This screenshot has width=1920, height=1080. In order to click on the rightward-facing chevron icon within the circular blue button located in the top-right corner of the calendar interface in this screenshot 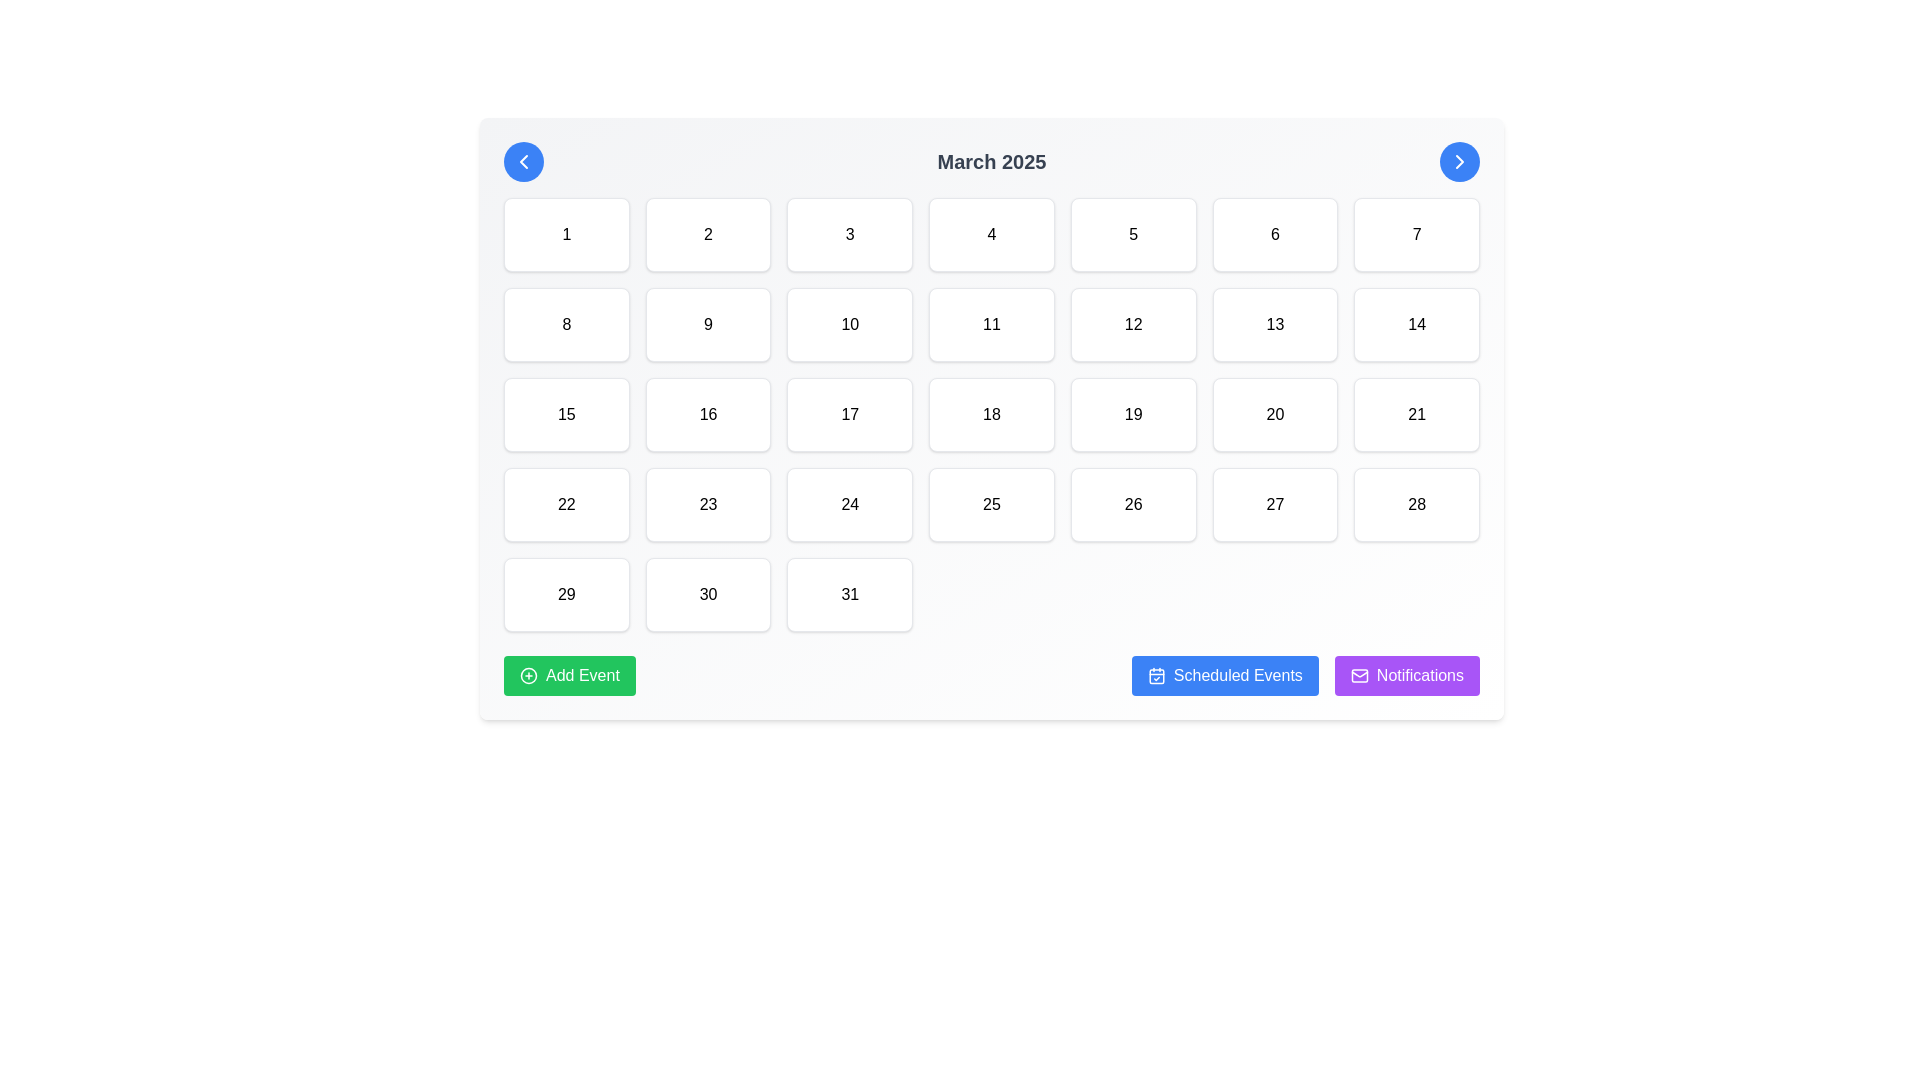, I will do `click(1459, 161)`.